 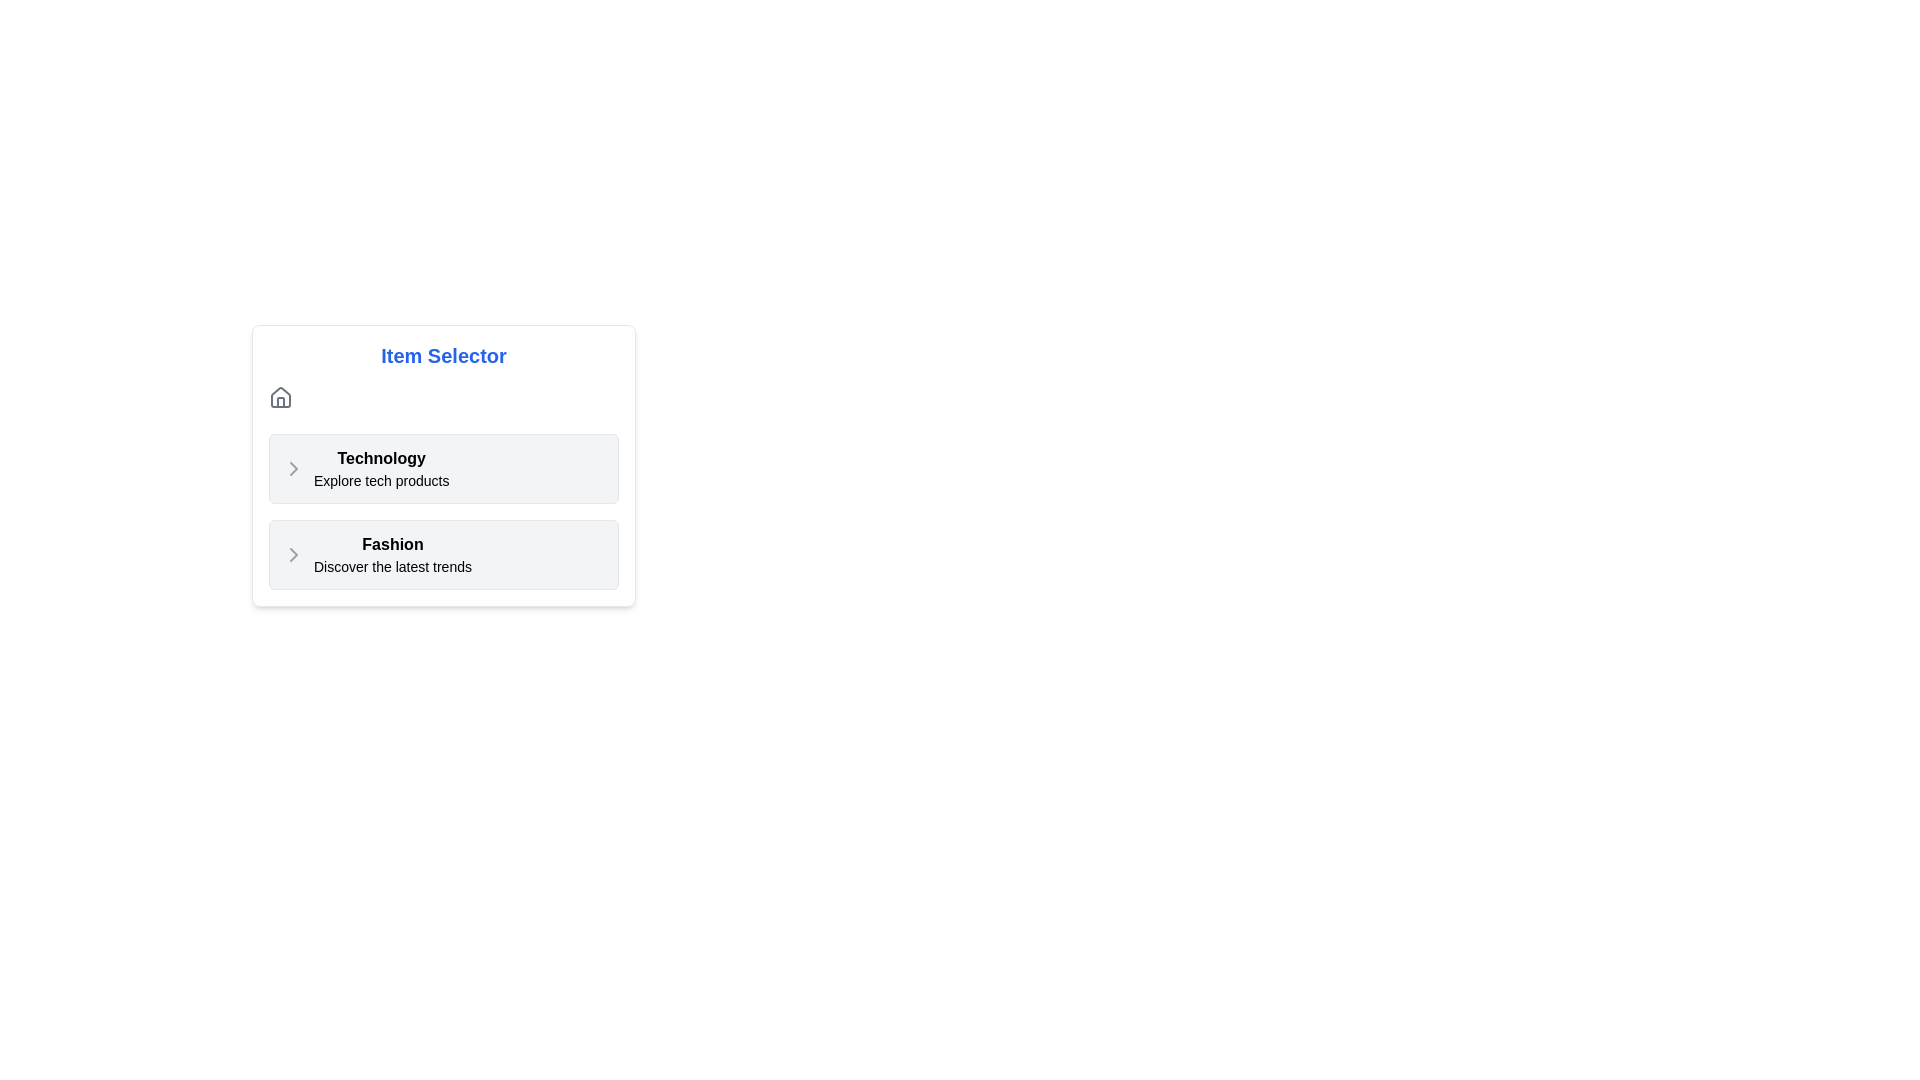 I want to click on the Text Label with Subtext that directs to the latest trends in fashion, located centrally in the second row beneath the 'Technology' item, so click(x=393, y=555).